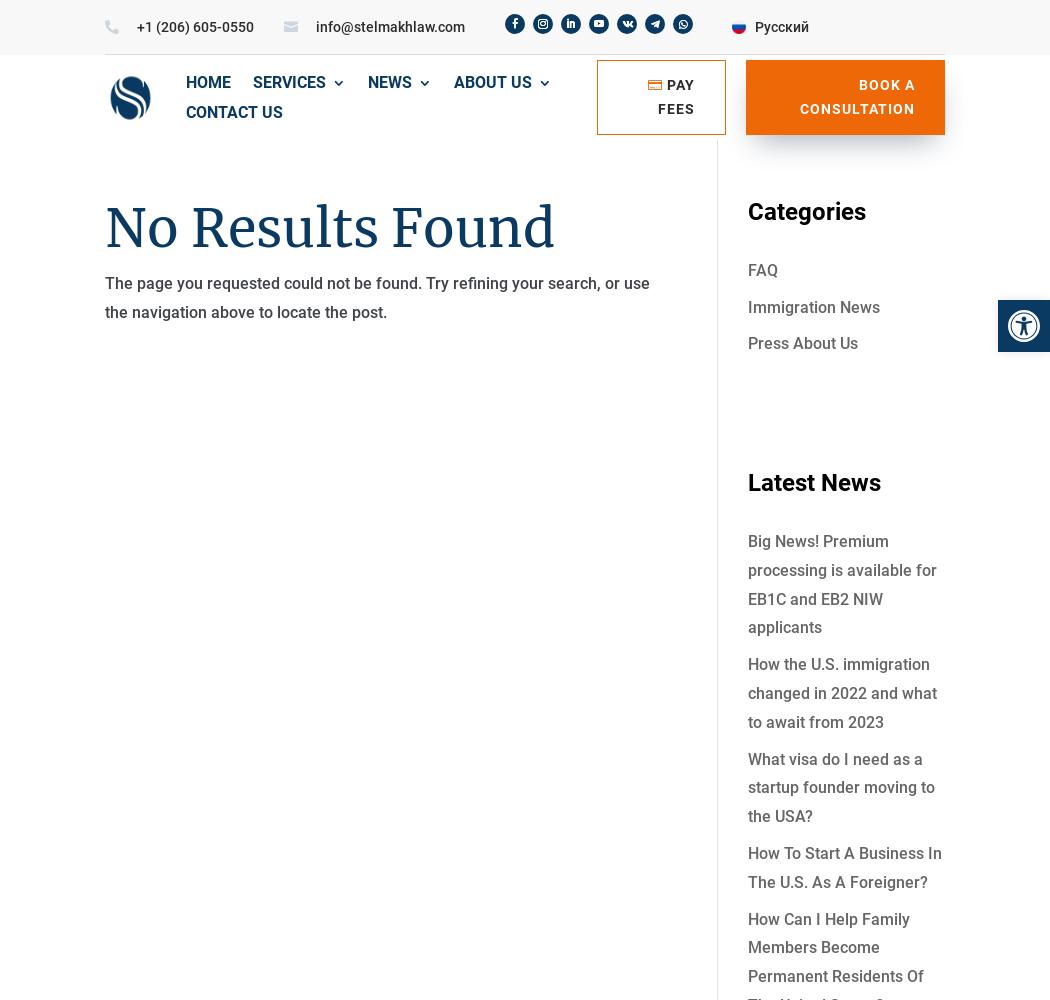  I want to click on 'FAQ', so click(763, 269).